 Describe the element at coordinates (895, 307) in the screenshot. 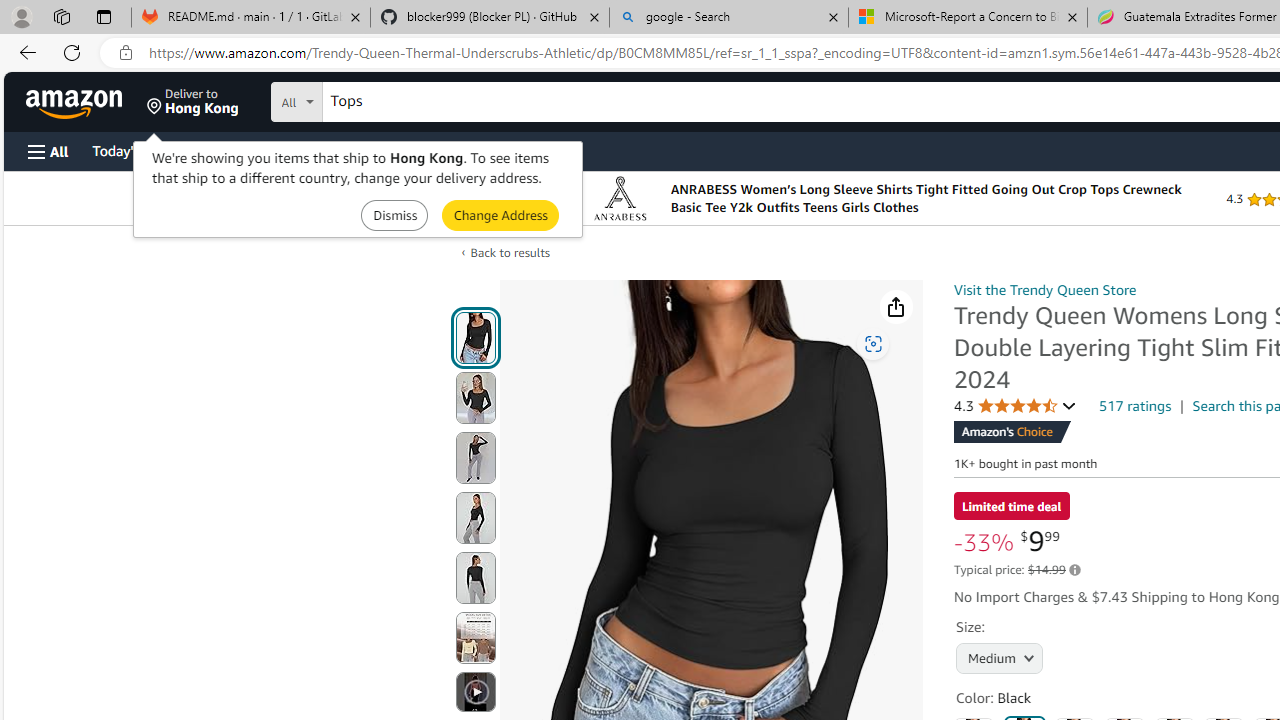

I see `'Share'` at that location.